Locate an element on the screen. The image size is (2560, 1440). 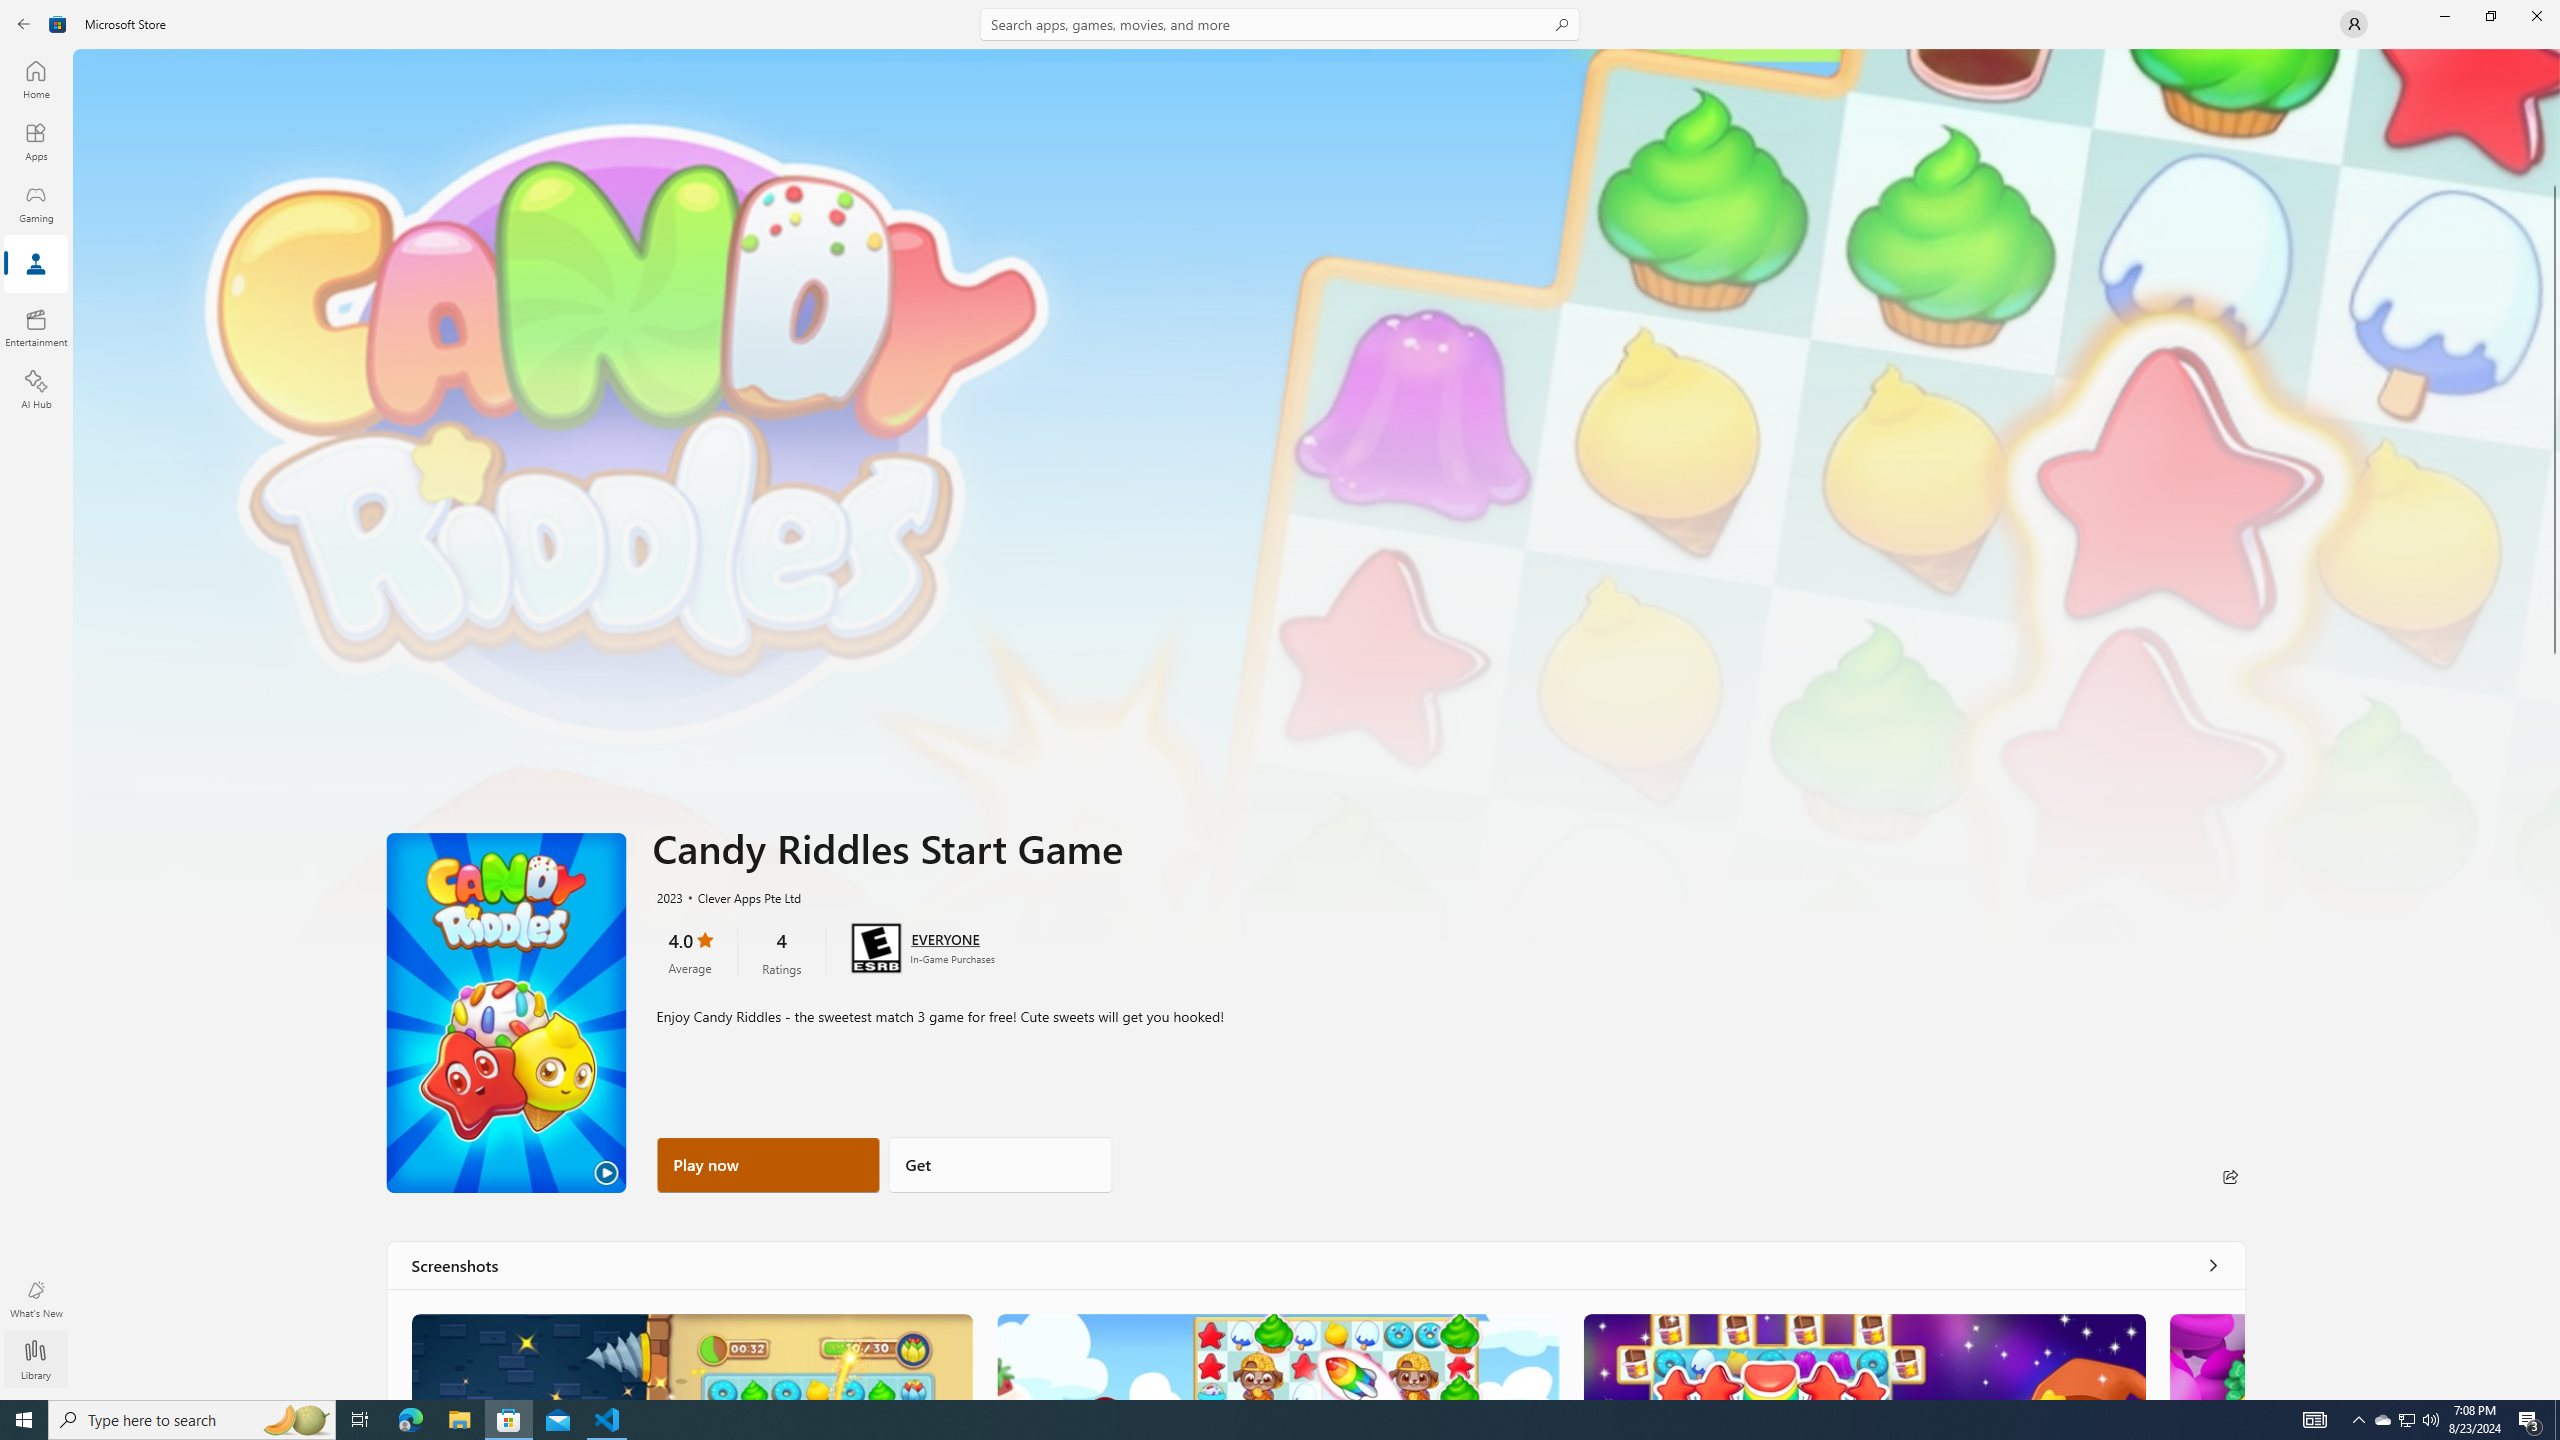
'User profile' is located at coordinates (2352, 22).